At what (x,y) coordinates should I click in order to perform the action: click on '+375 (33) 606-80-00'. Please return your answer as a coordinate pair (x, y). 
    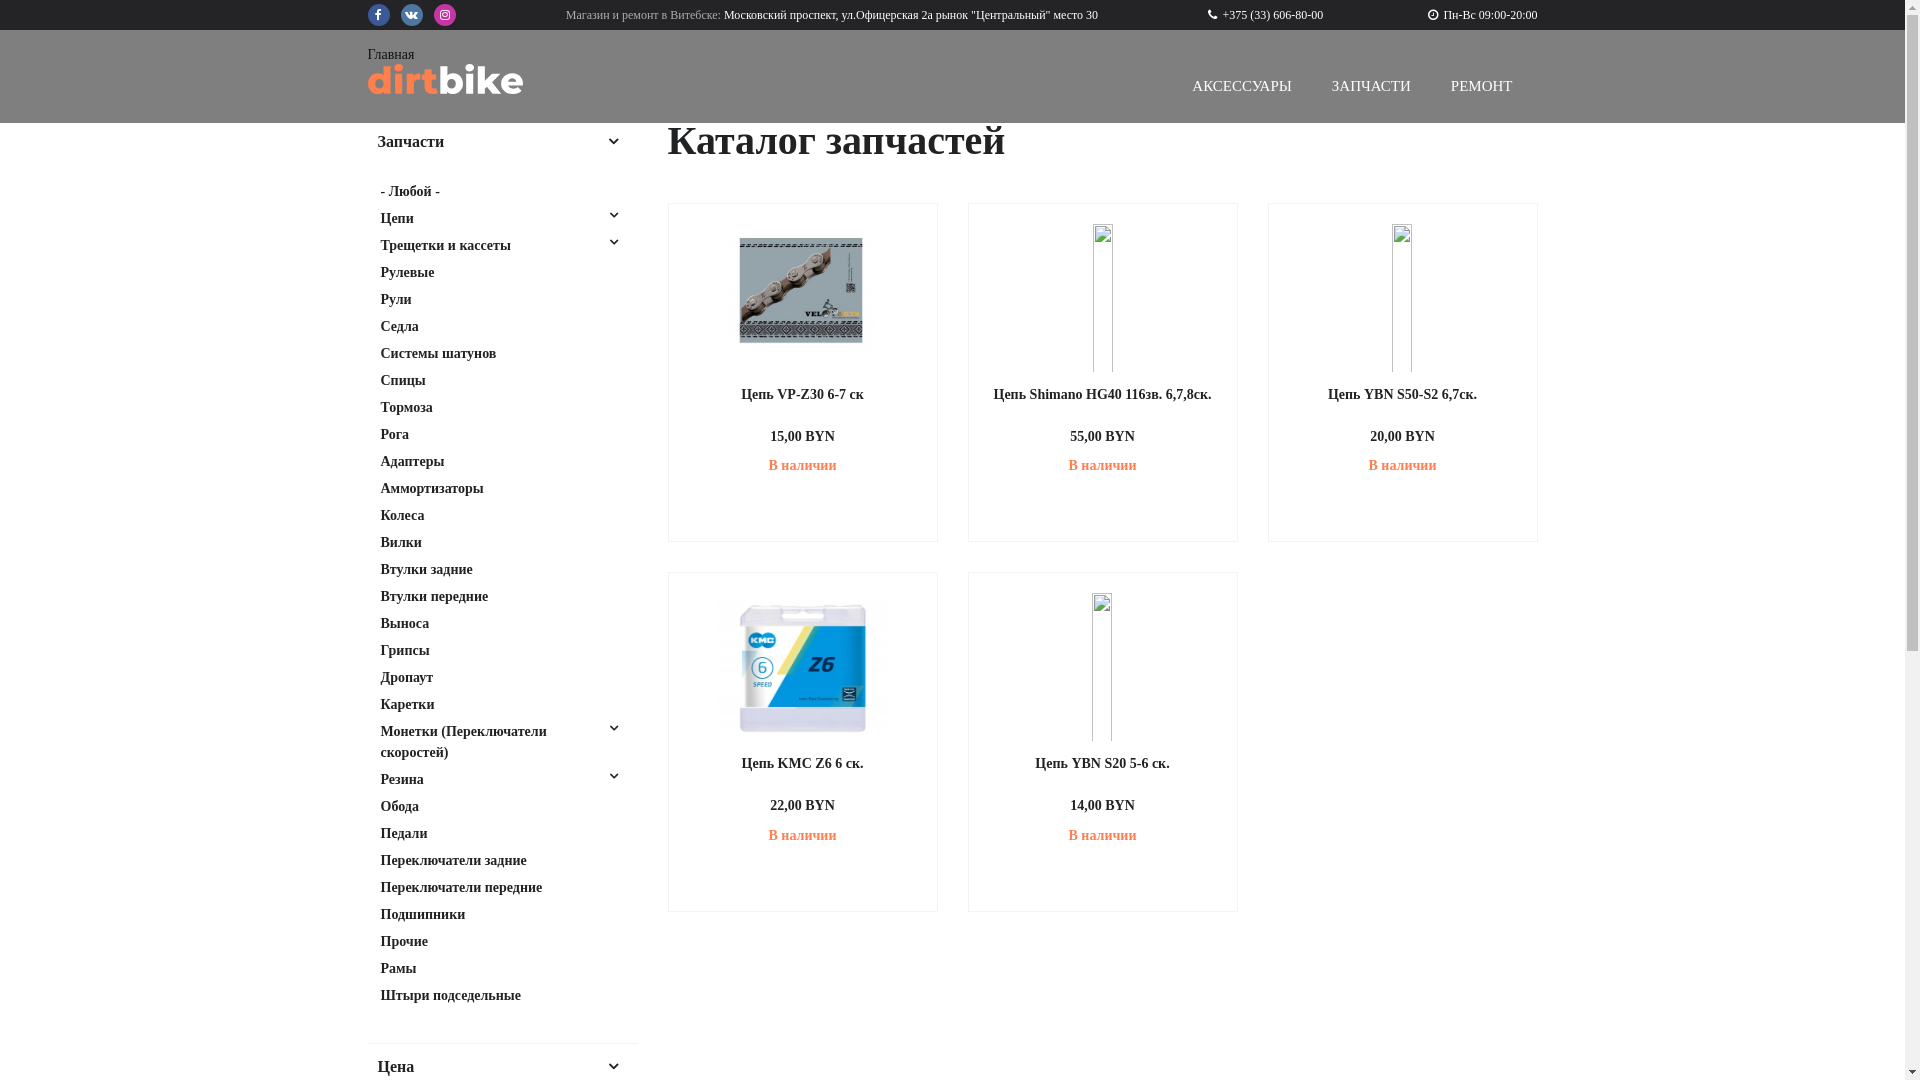
    Looking at the image, I should click on (1264, 15).